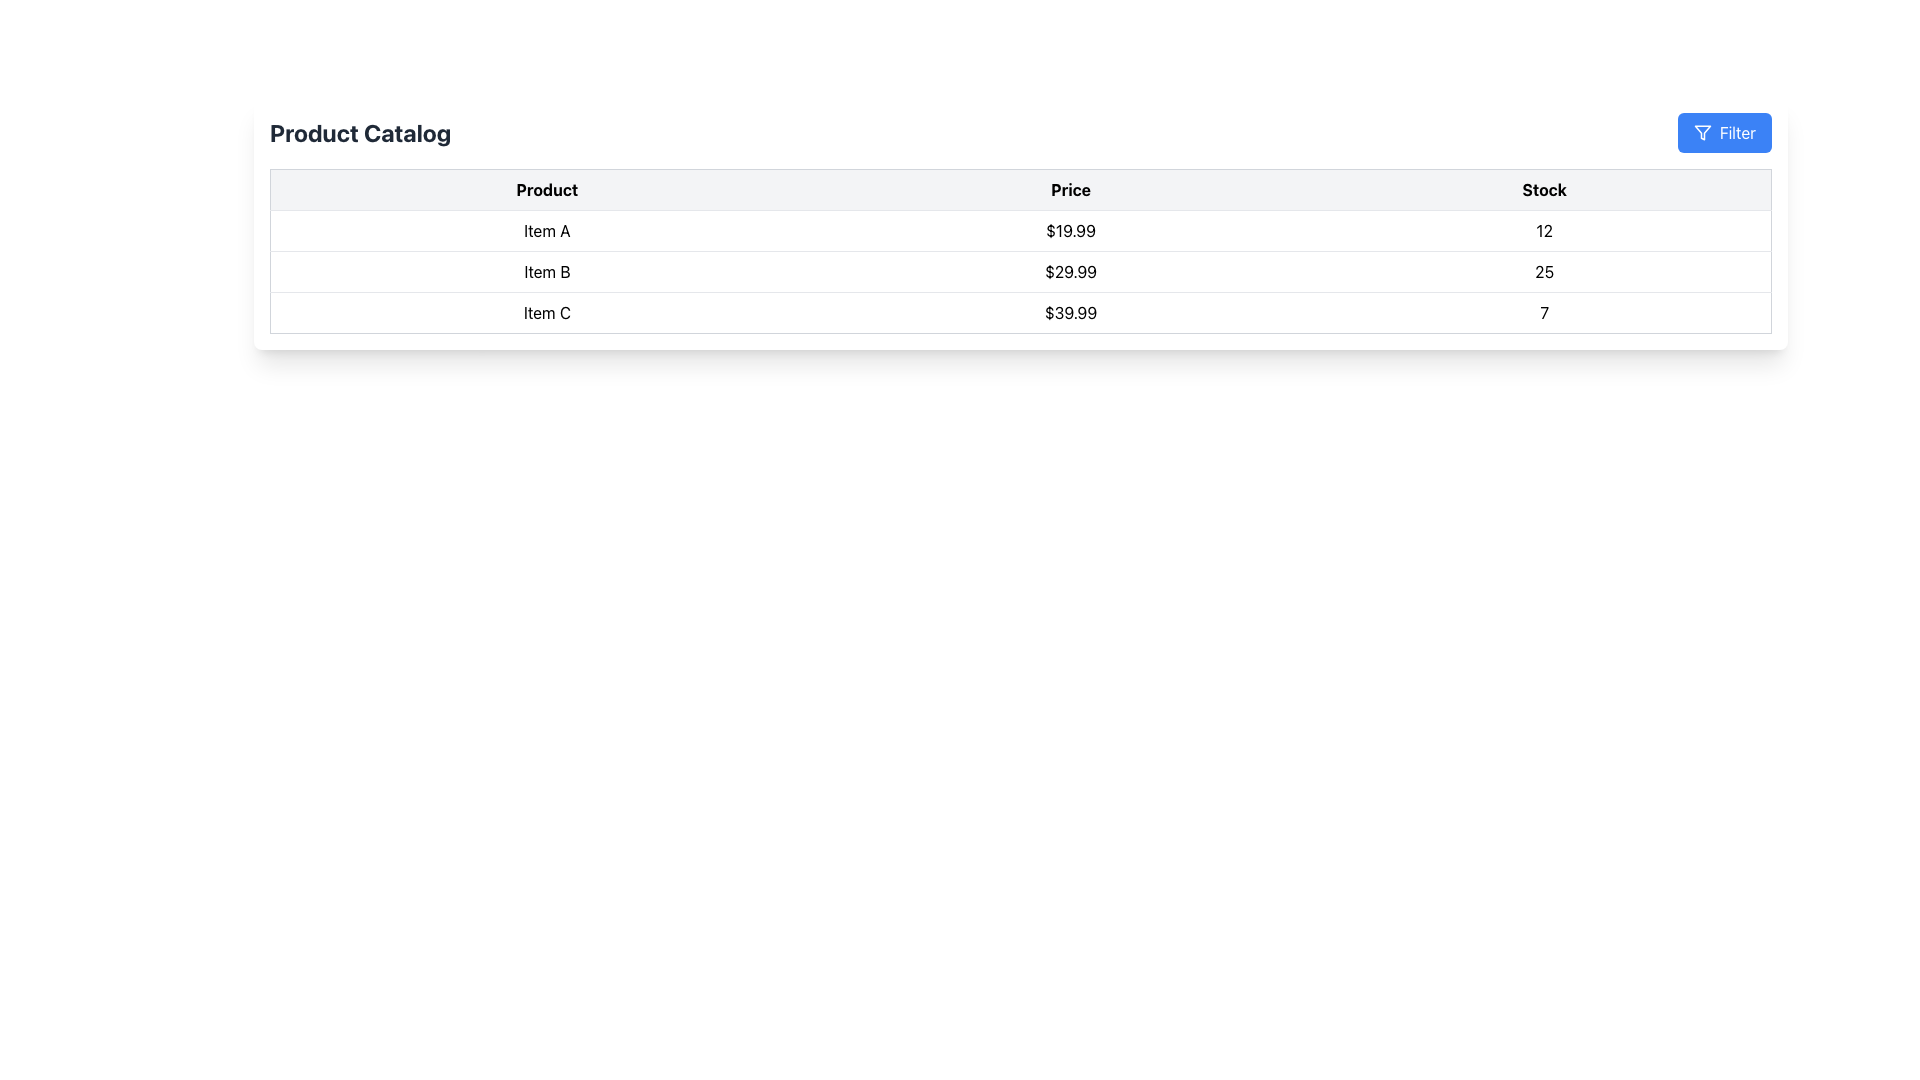  Describe the element at coordinates (1070, 230) in the screenshot. I see `the static text element displaying the price of 'Item A' located in the second column of the table row` at that location.